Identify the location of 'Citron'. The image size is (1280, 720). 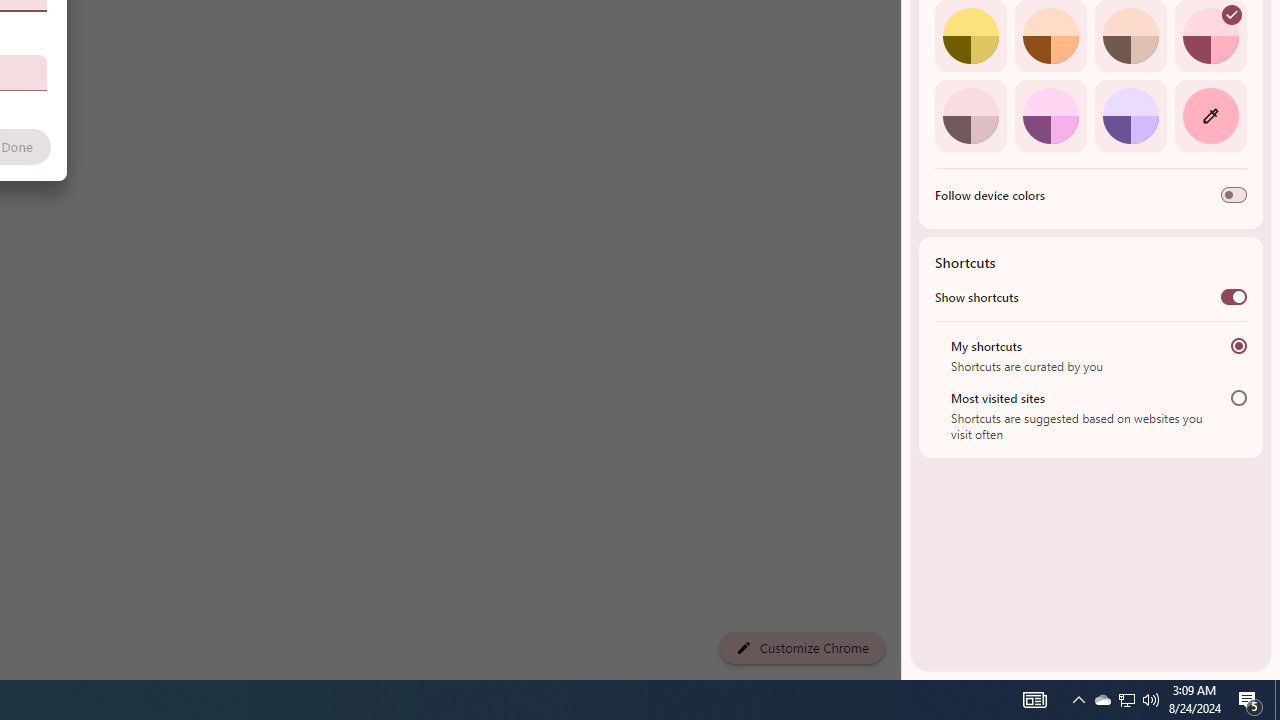
(970, 36).